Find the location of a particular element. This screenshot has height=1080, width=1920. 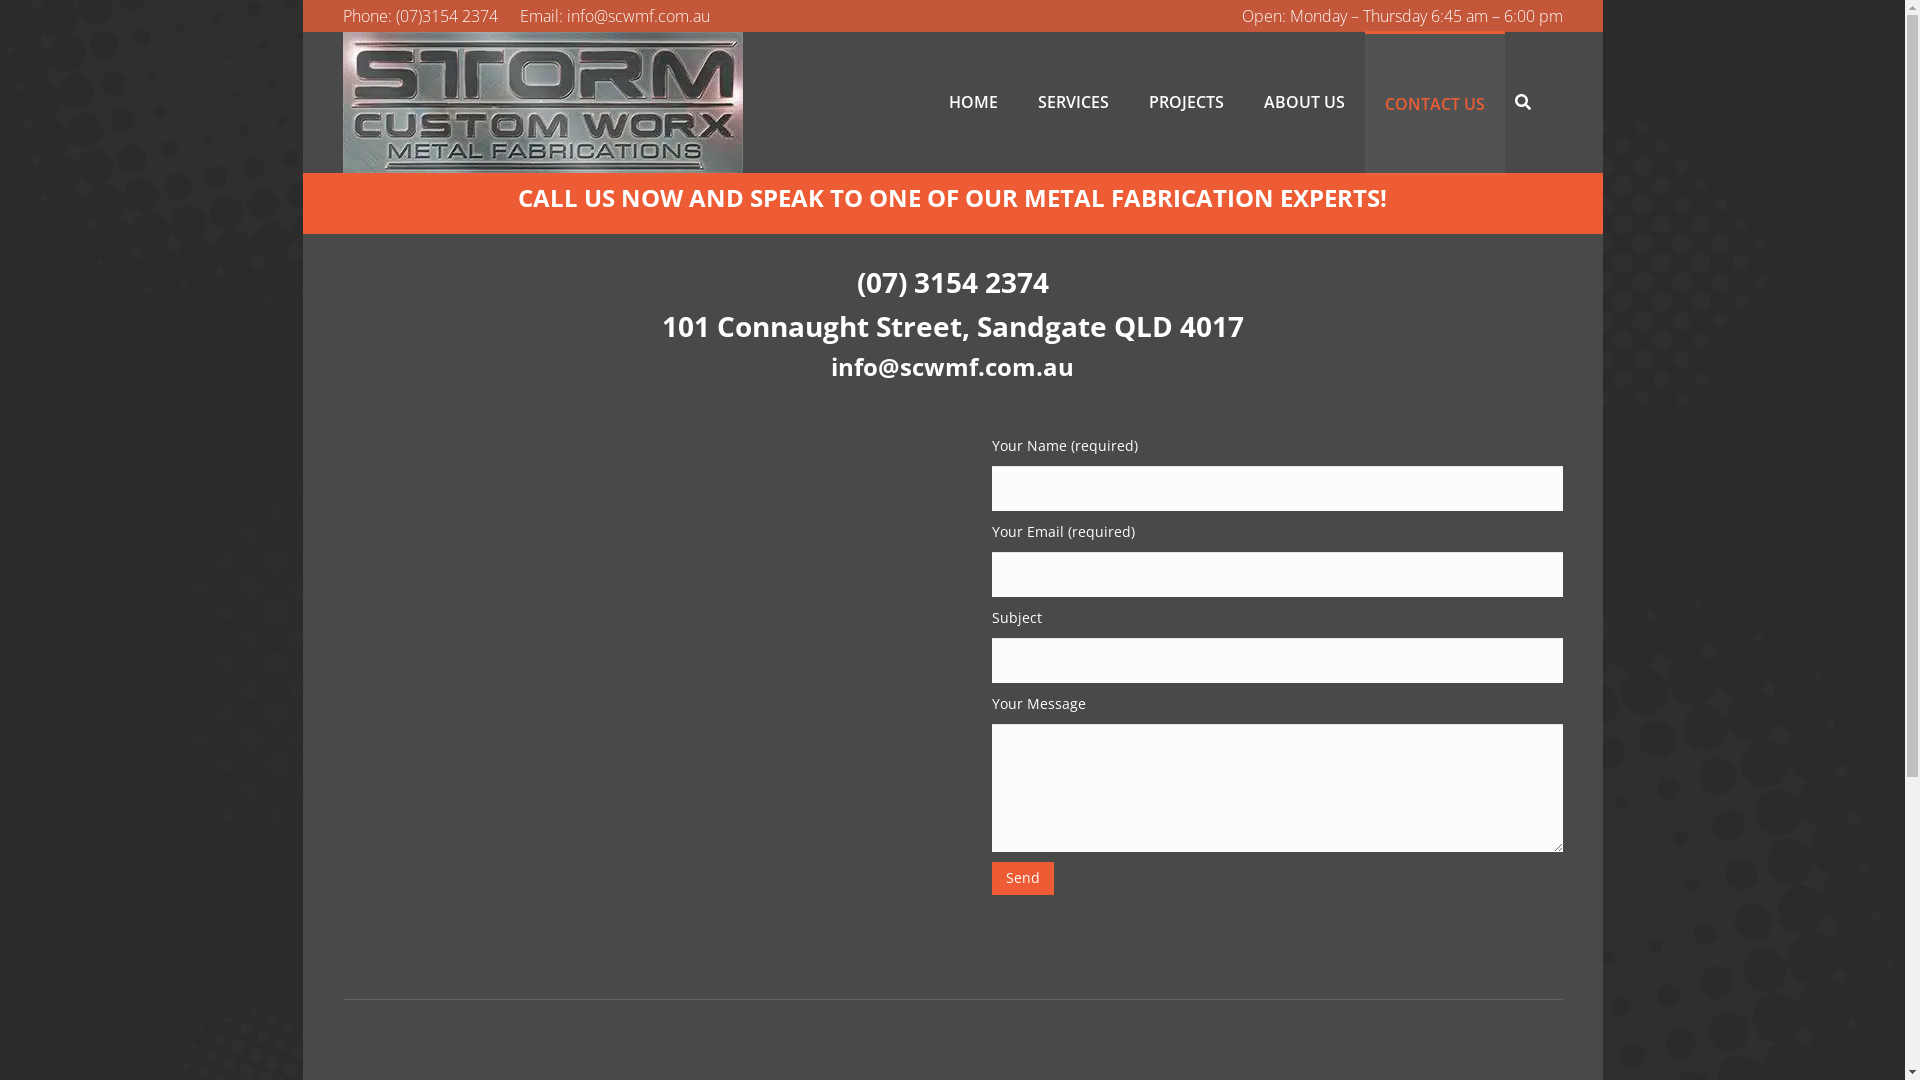

'CONTACT US' is located at coordinates (1363, 101).